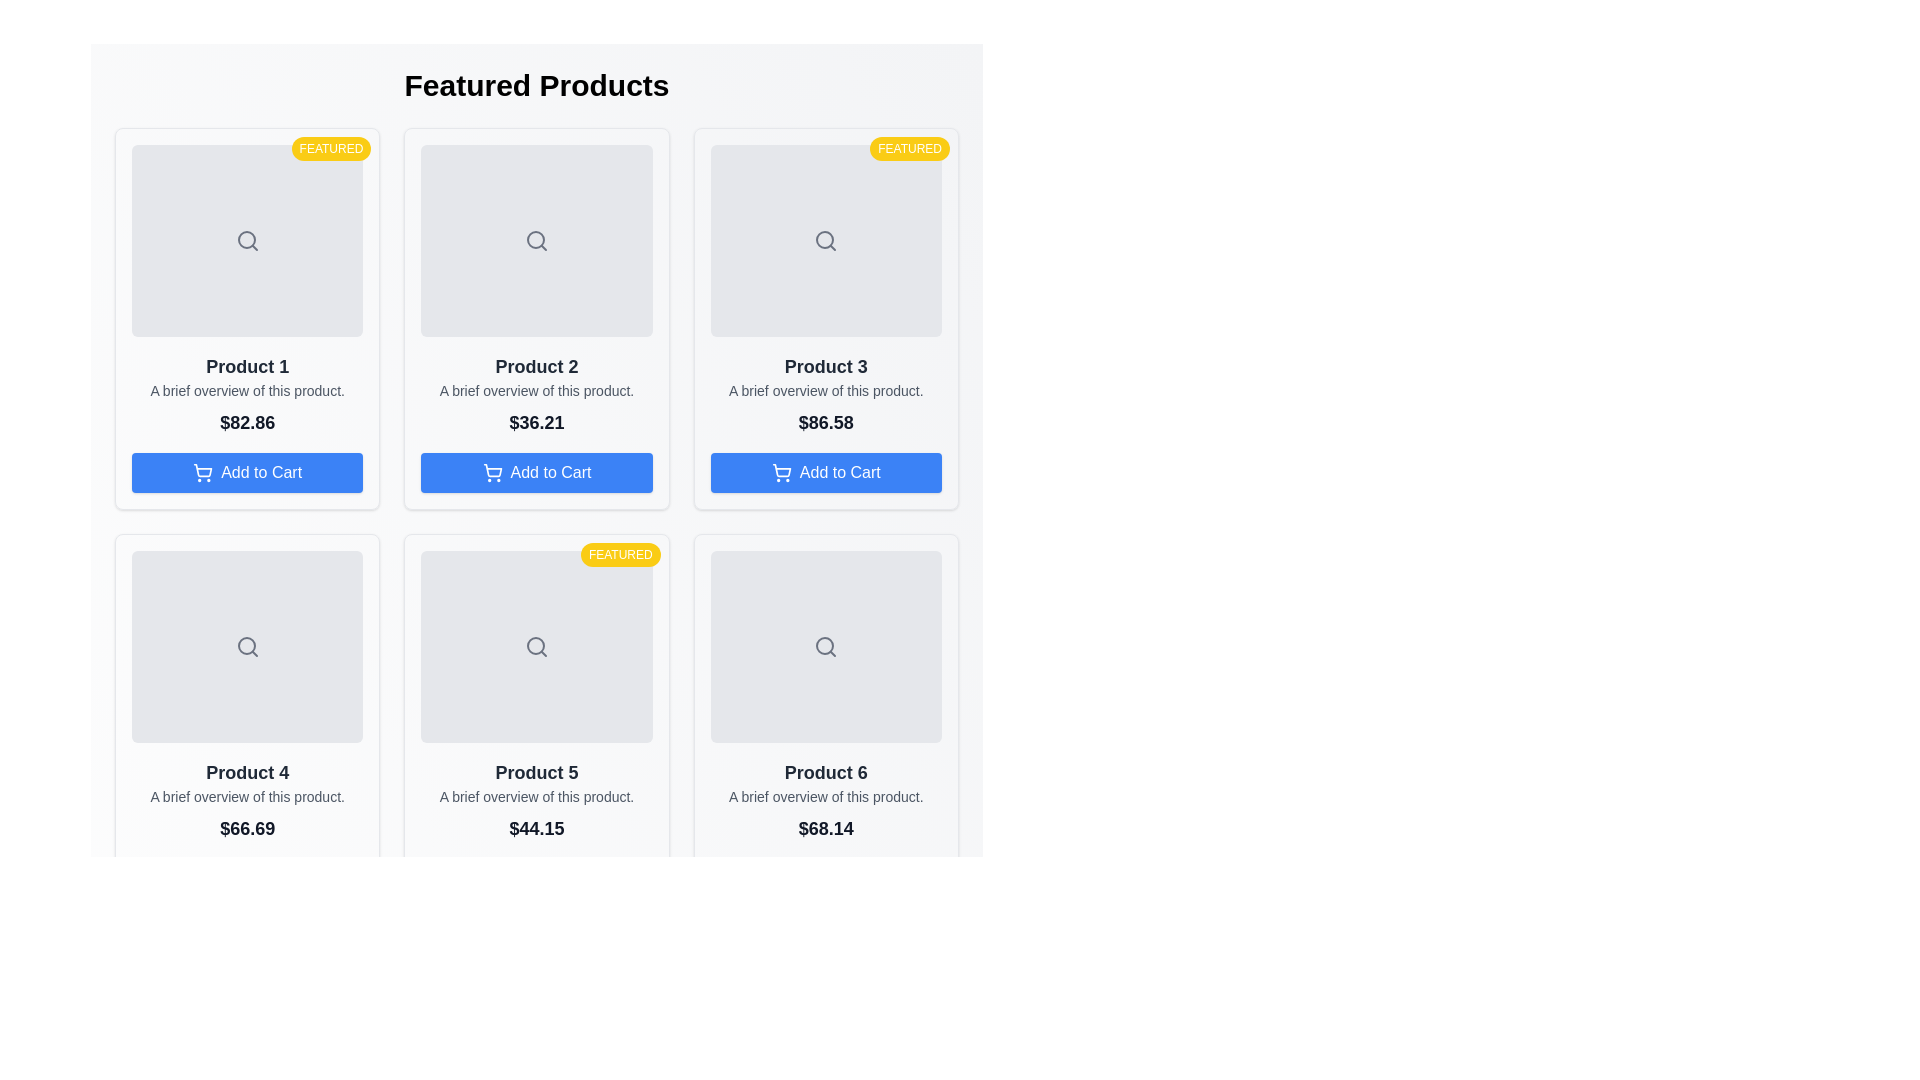 The image size is (1920, 1080). Describe the element at coordinates (826, 366) in the screenshot. I see `text of the product title label located in the third column of the first row of the product grid, which is positioned beneath the product image and above the overview text and price` at that location.